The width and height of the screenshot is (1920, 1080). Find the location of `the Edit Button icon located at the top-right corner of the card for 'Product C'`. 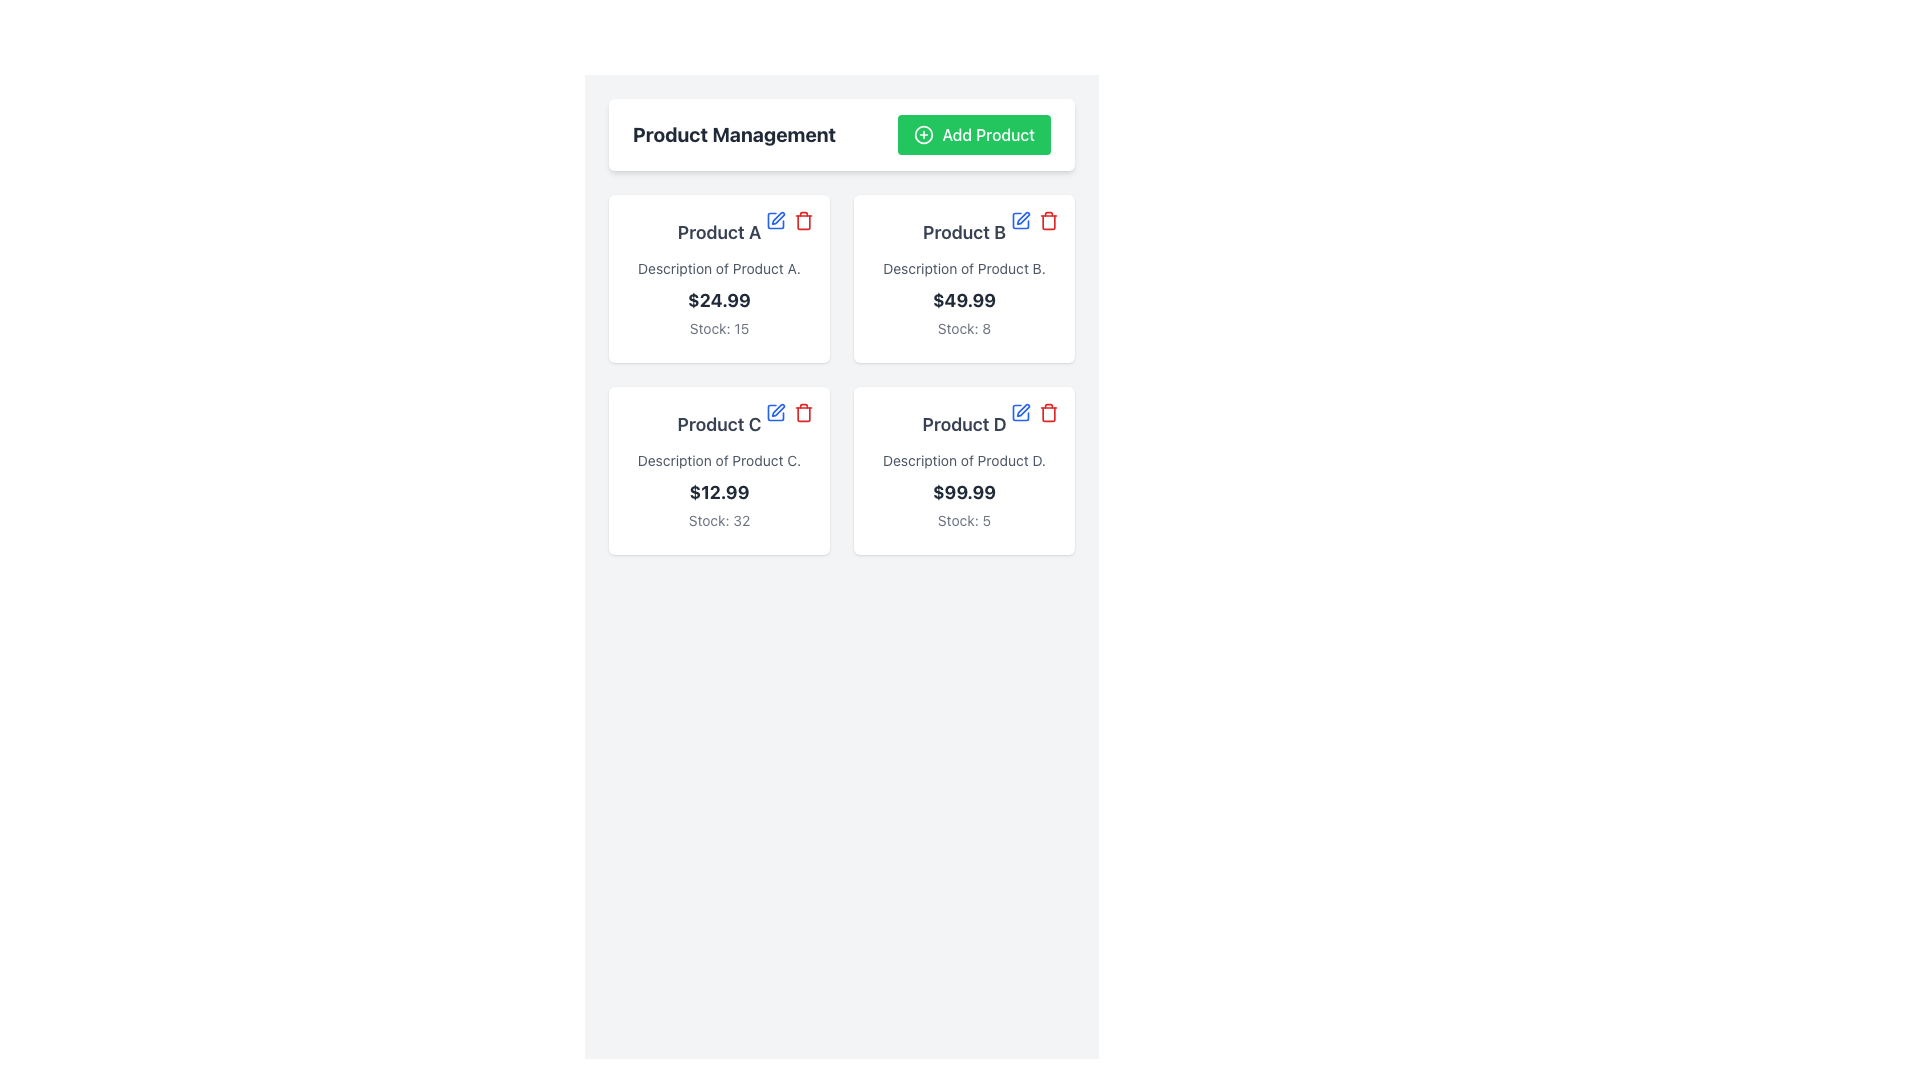

the Edit Button icon located at the top-right corner of the card for 'Product C' is located at coordinates (775, 411).